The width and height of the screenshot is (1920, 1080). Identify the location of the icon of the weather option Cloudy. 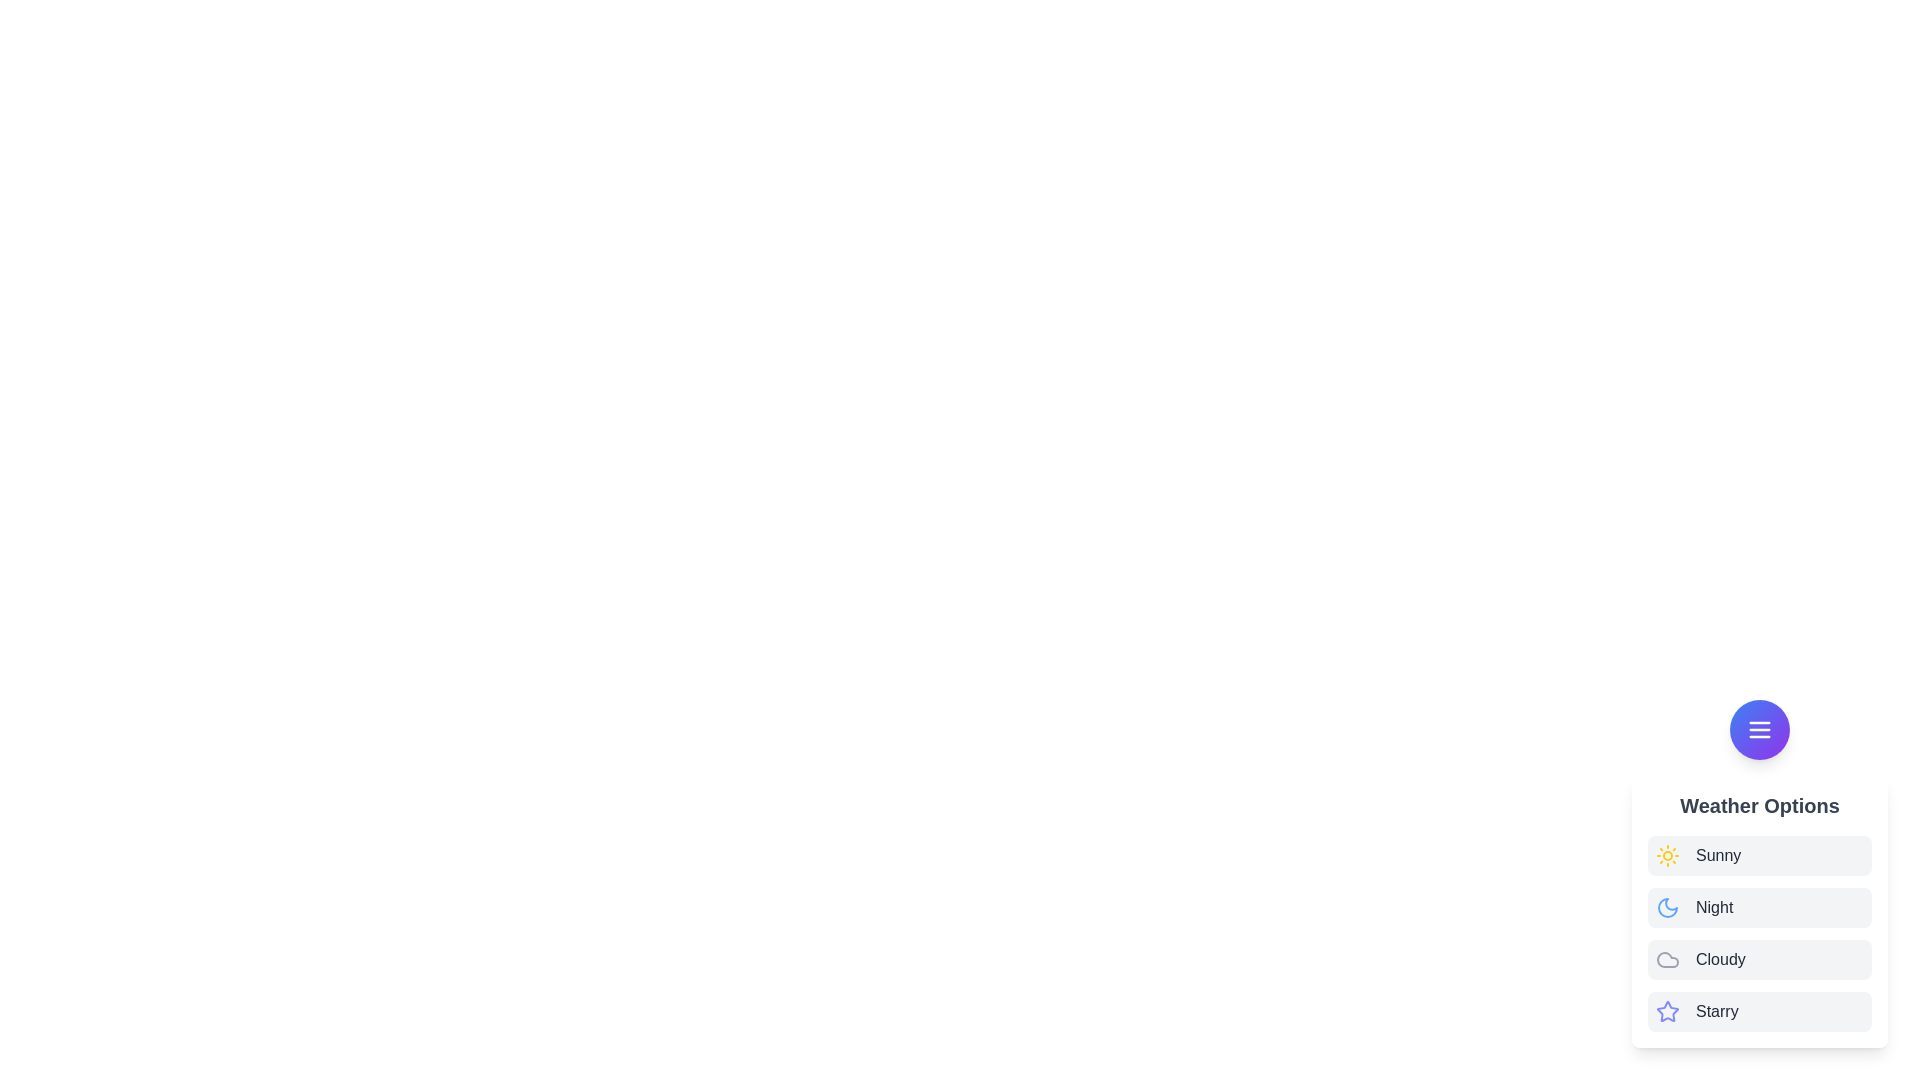
(1668, 959).